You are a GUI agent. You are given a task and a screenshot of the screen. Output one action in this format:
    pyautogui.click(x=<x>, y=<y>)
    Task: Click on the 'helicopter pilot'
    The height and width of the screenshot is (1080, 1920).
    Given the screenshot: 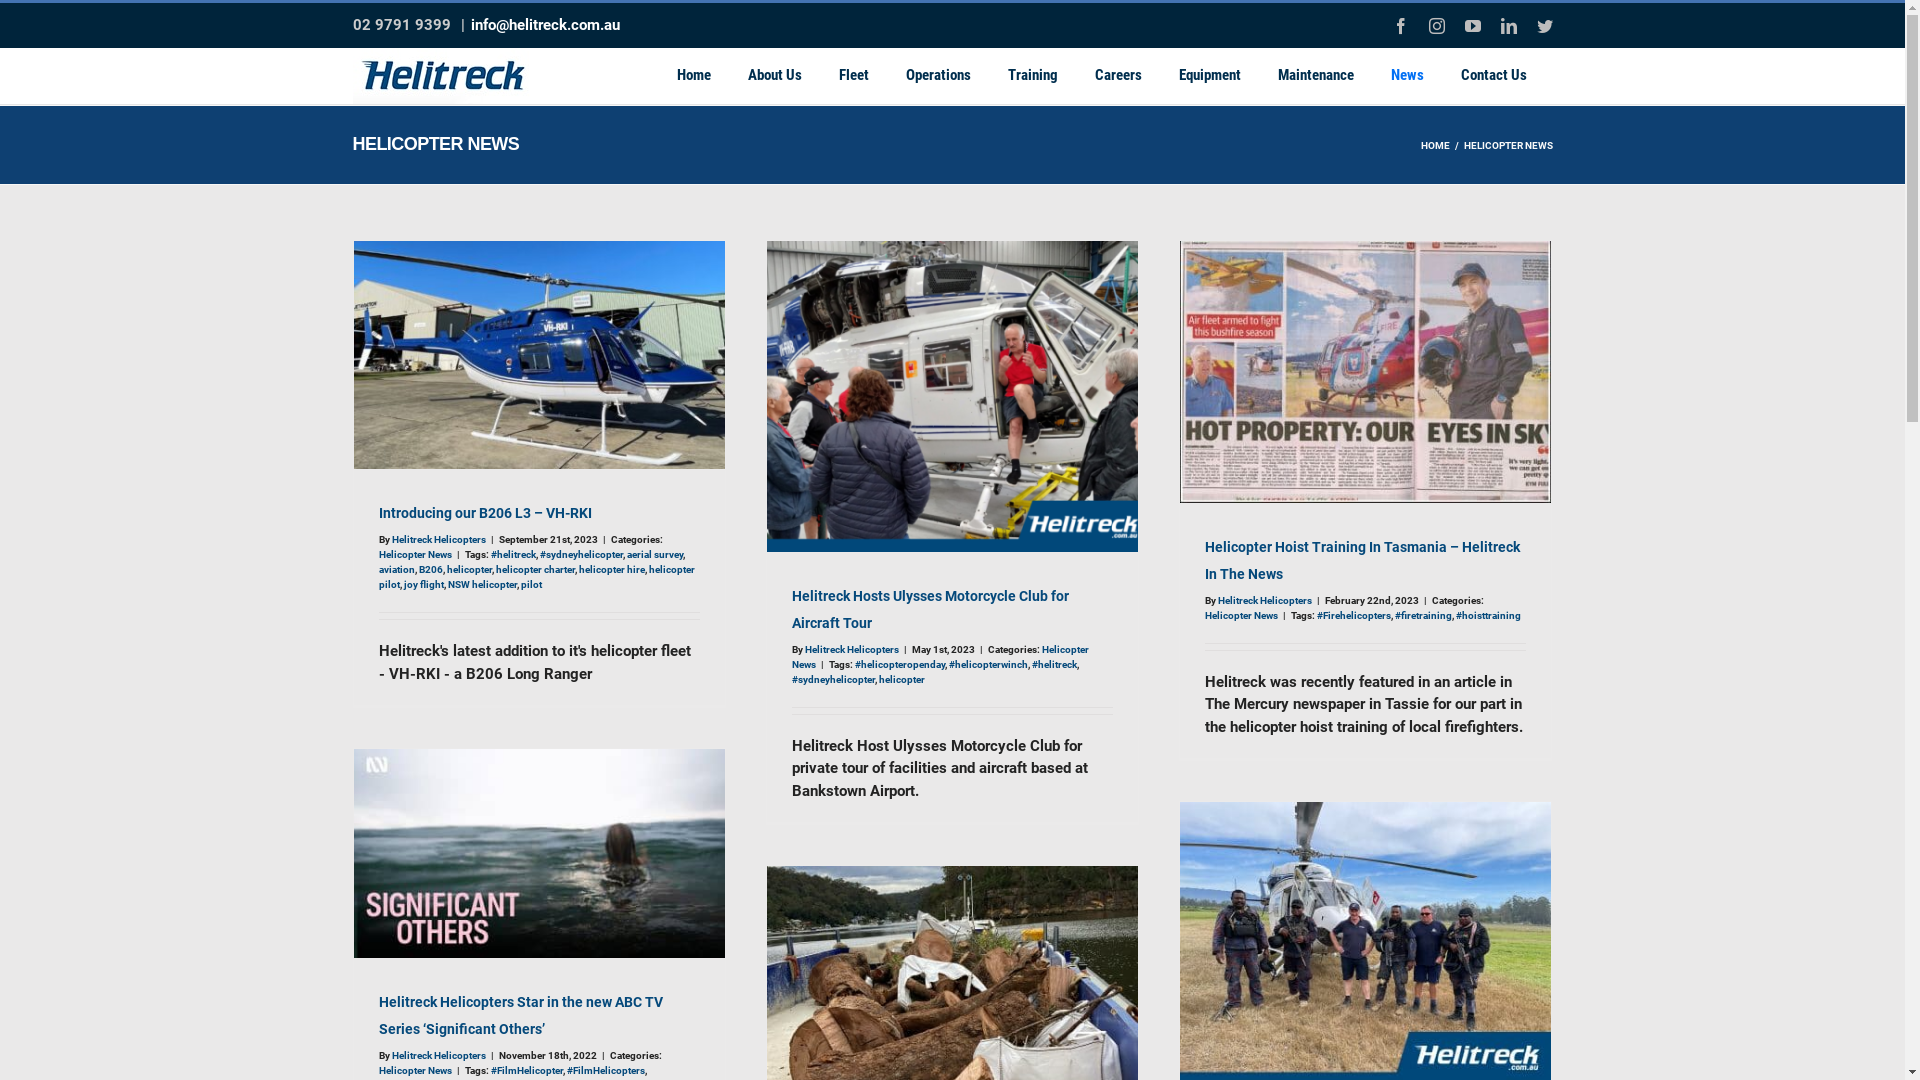 What is the action you would take?
    pyautogui.click(x=536, y=577)
    